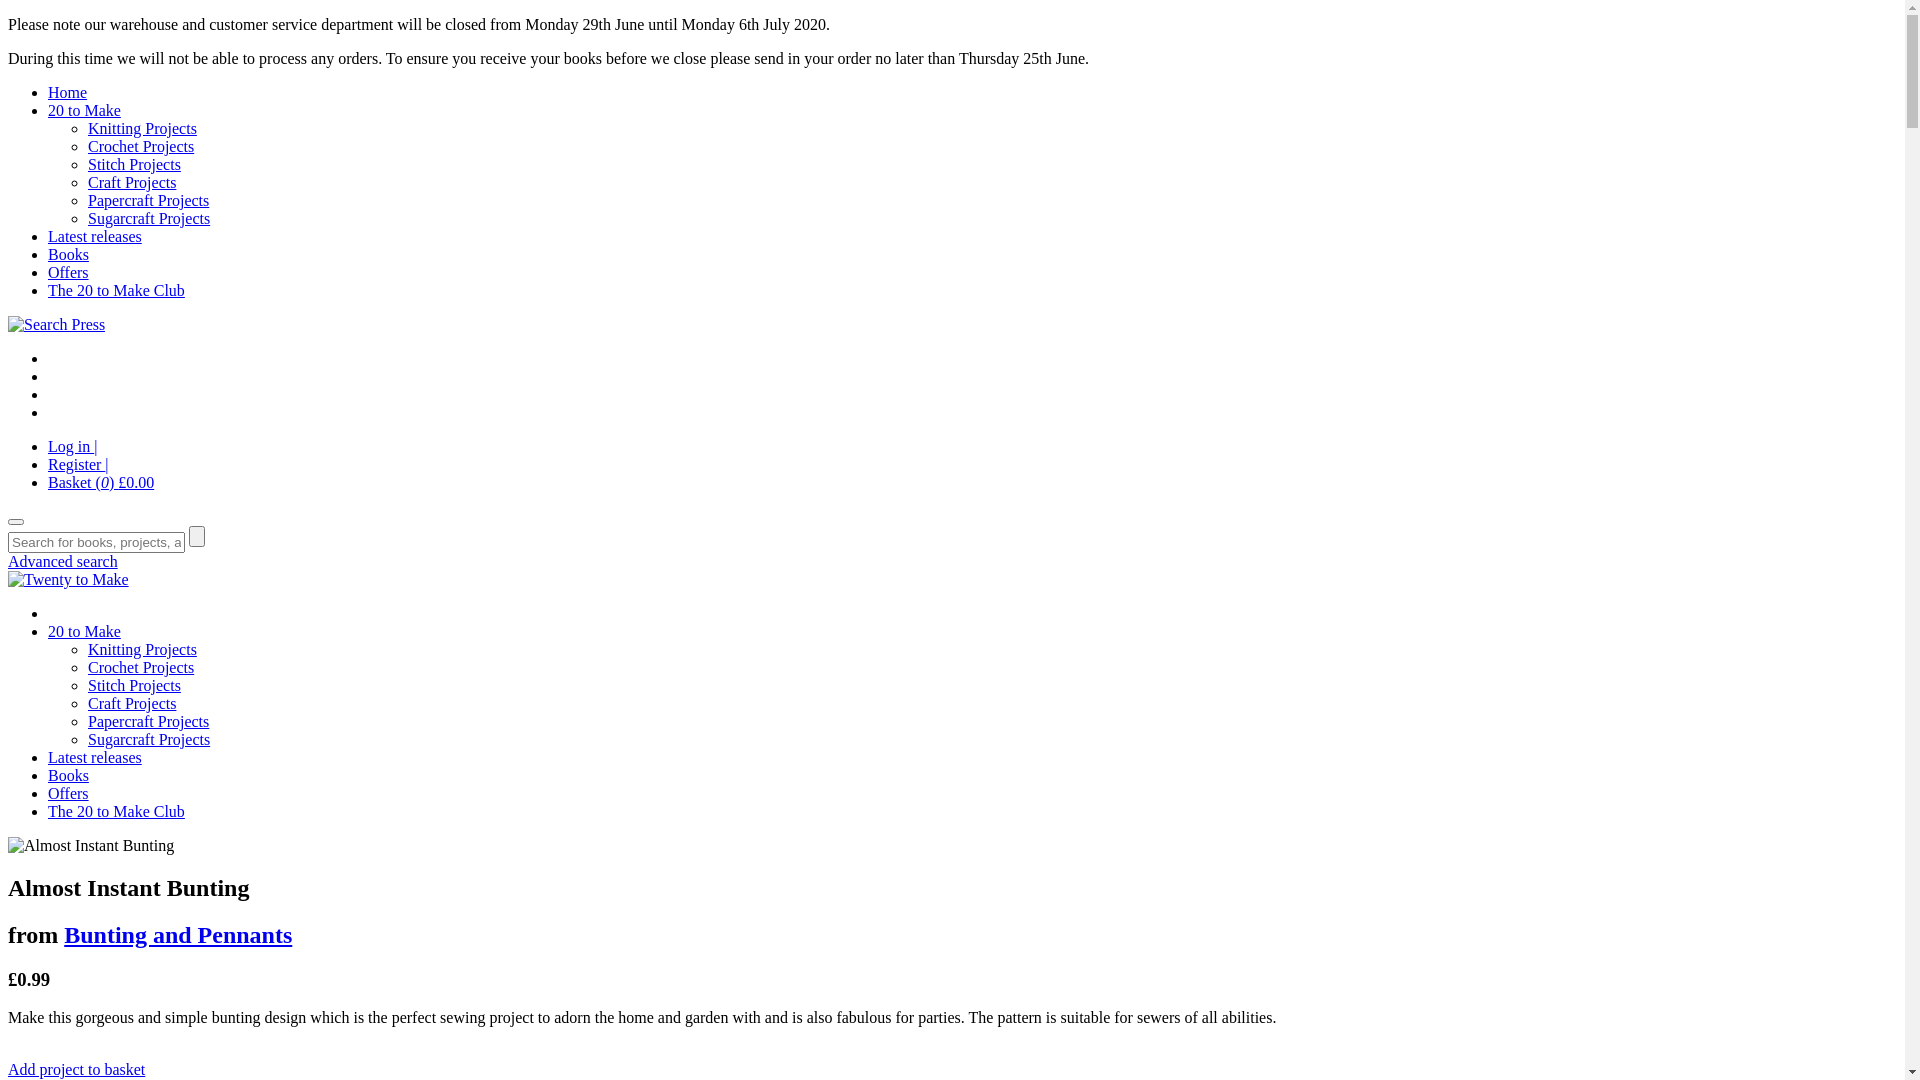 This screenshot has height=1080, width=1920. Describe the element at coordinates (68, 792) in the screenshot. I see `'Offers'` at that location.